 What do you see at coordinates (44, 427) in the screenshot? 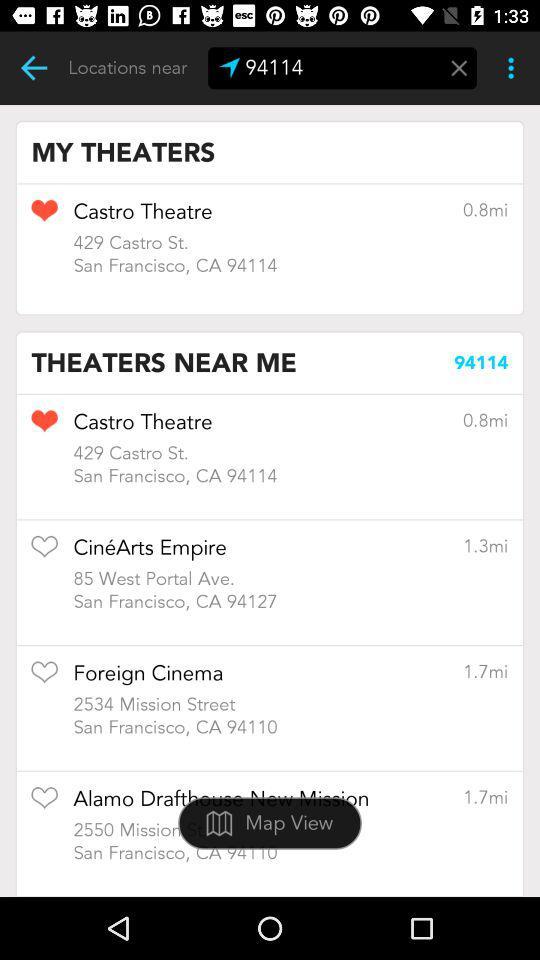
I see `like button` at bounding box center [44, 427].